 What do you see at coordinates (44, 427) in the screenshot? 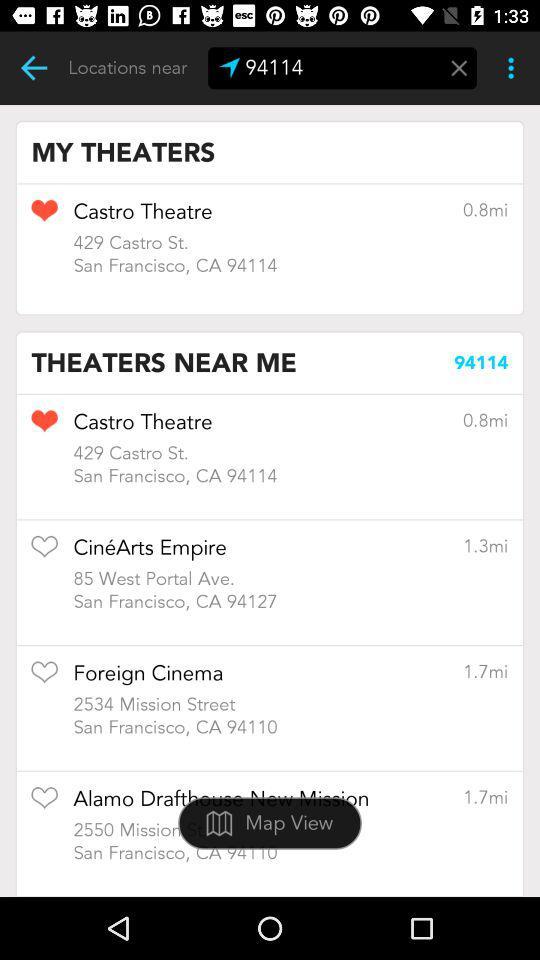
I see `like button` at bounding box center [44, 427].